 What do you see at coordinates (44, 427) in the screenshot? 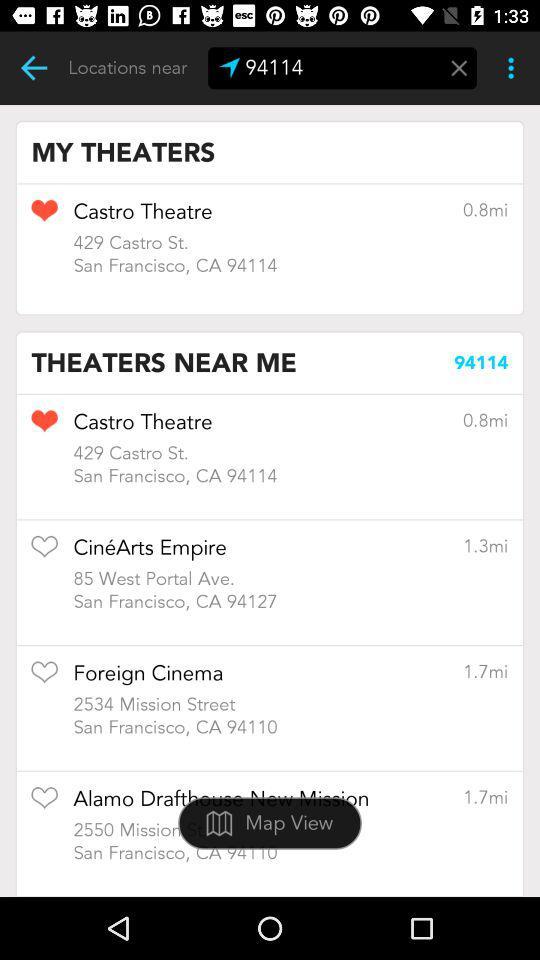
I see `like button` at bounding box center [44, 427].